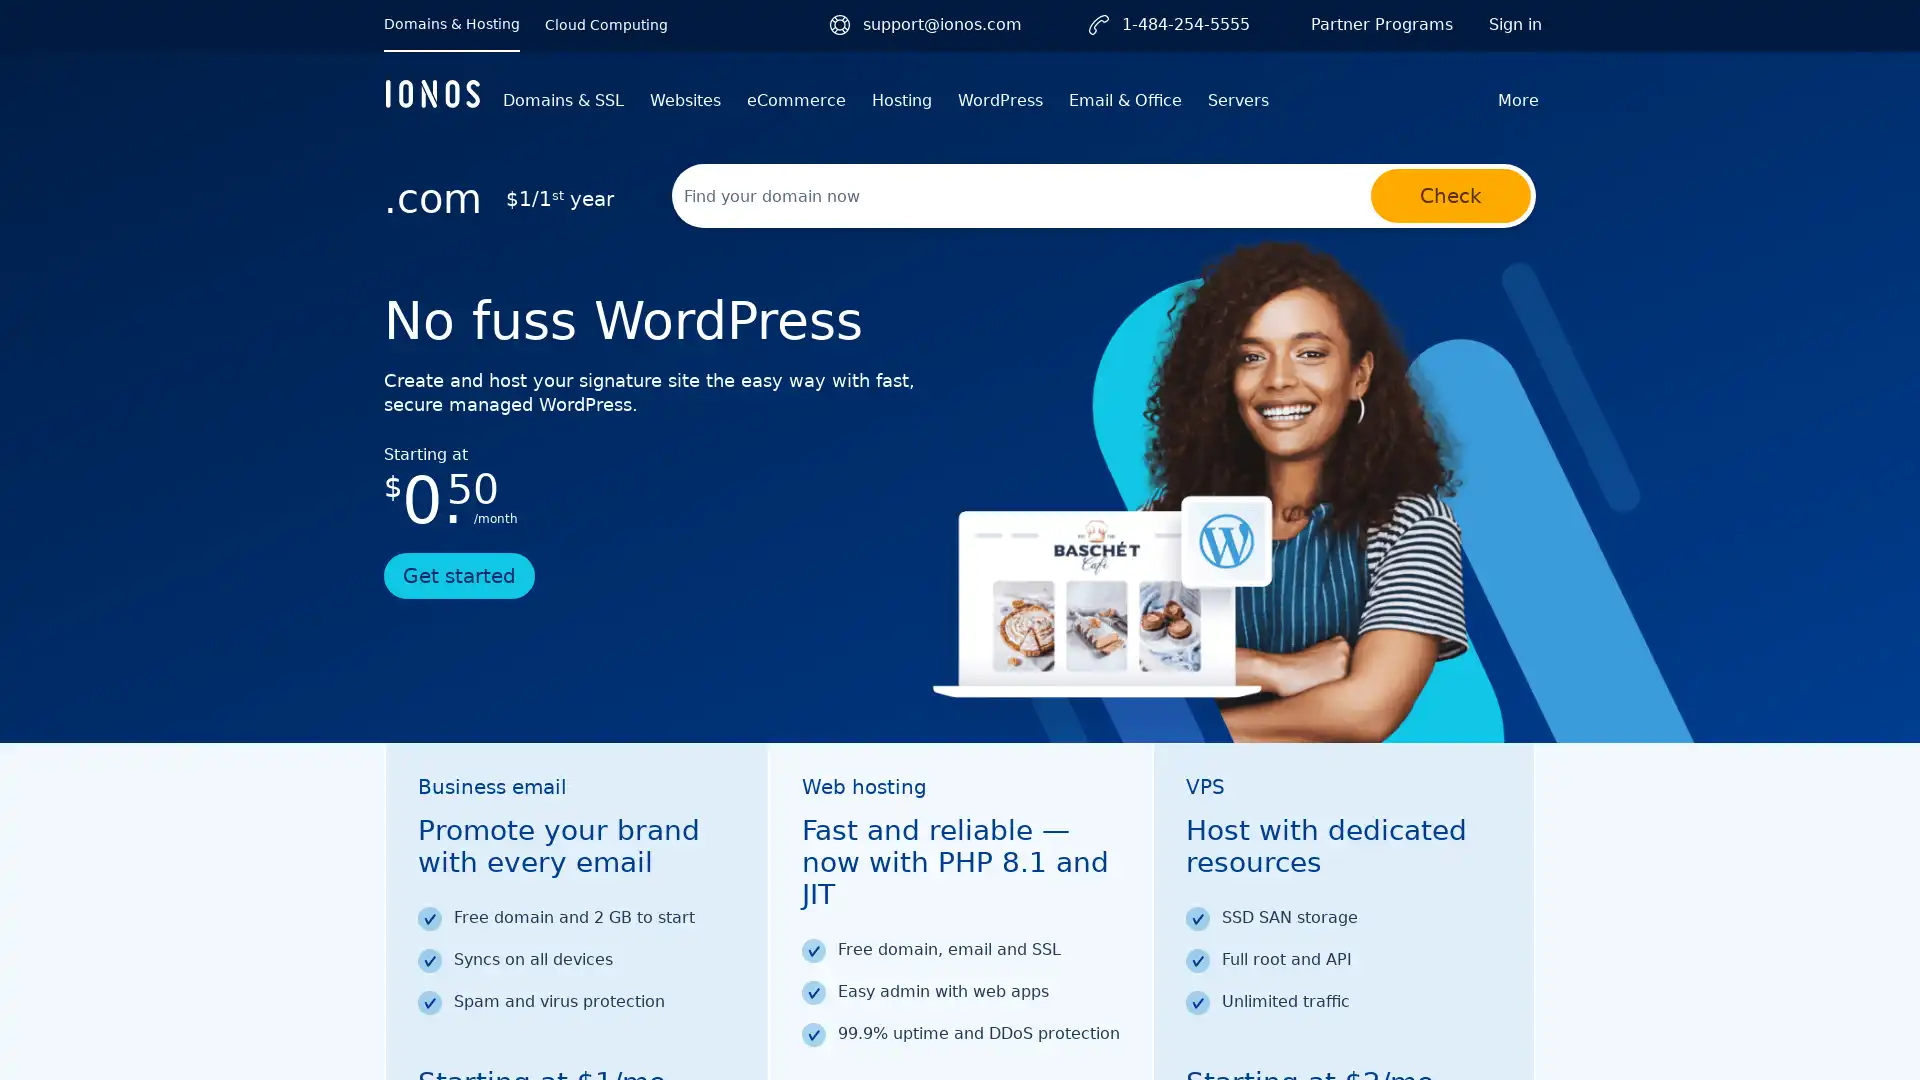 The height and width of the screenshot is (1080, 1920). What do you see at coordinates (901, 100) in the screenshot?
I see `Hosting` at bounding box center [901, 100].